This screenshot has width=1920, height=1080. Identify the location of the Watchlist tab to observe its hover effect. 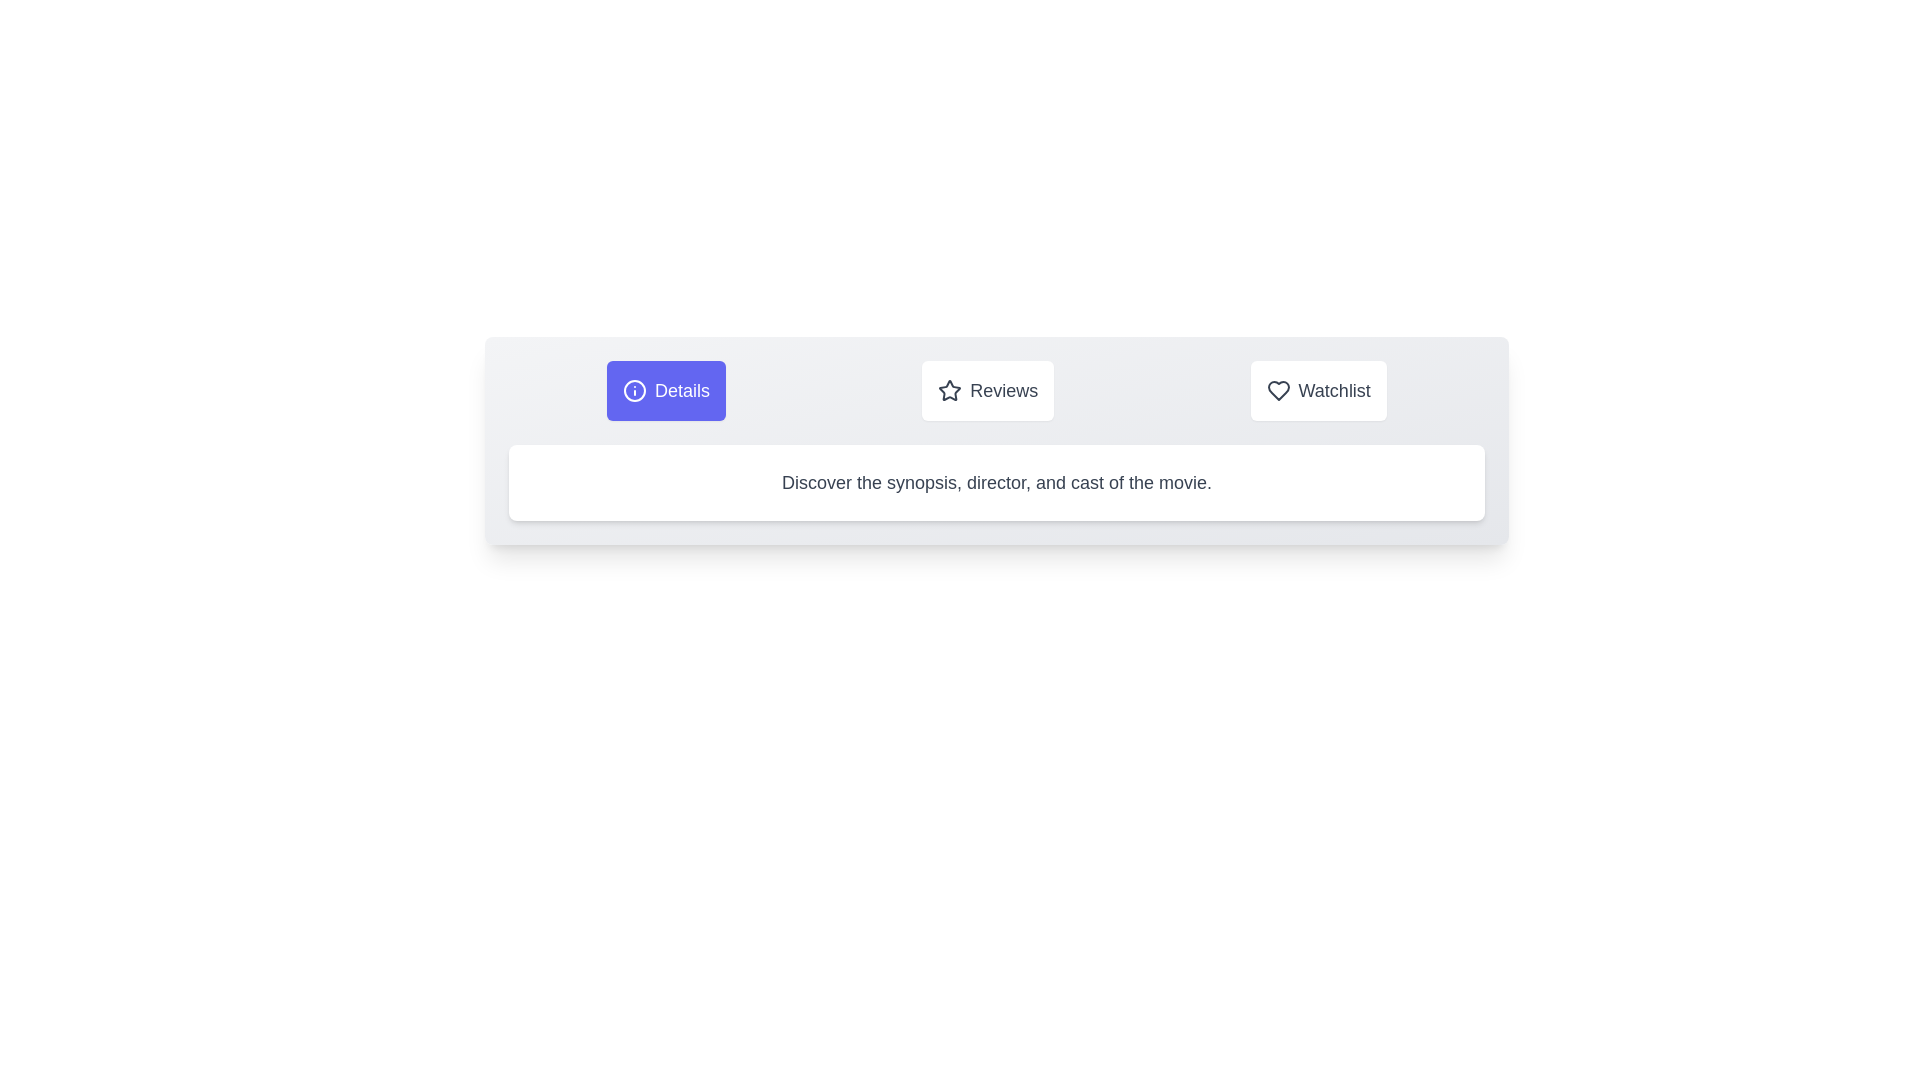
(1318, 390).